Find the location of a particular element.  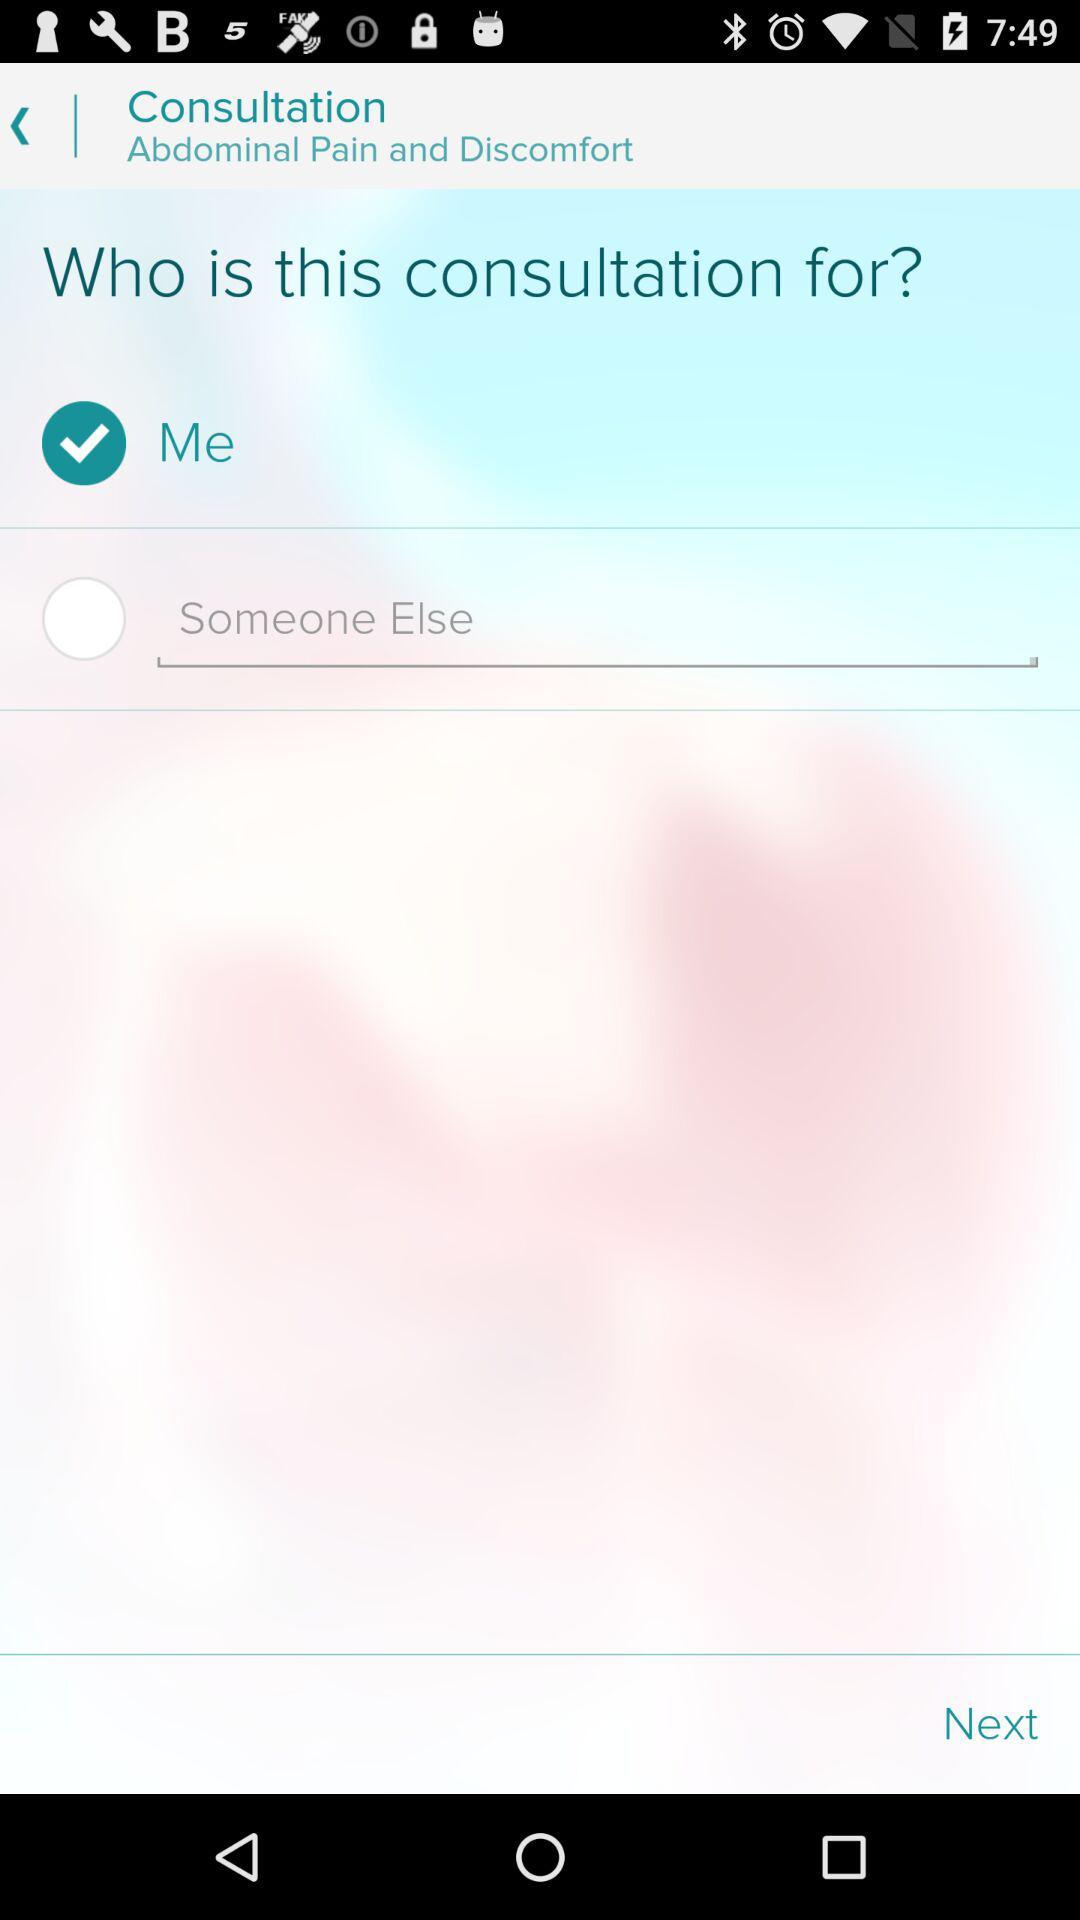

who is this app is located at coordinates (540, 272).